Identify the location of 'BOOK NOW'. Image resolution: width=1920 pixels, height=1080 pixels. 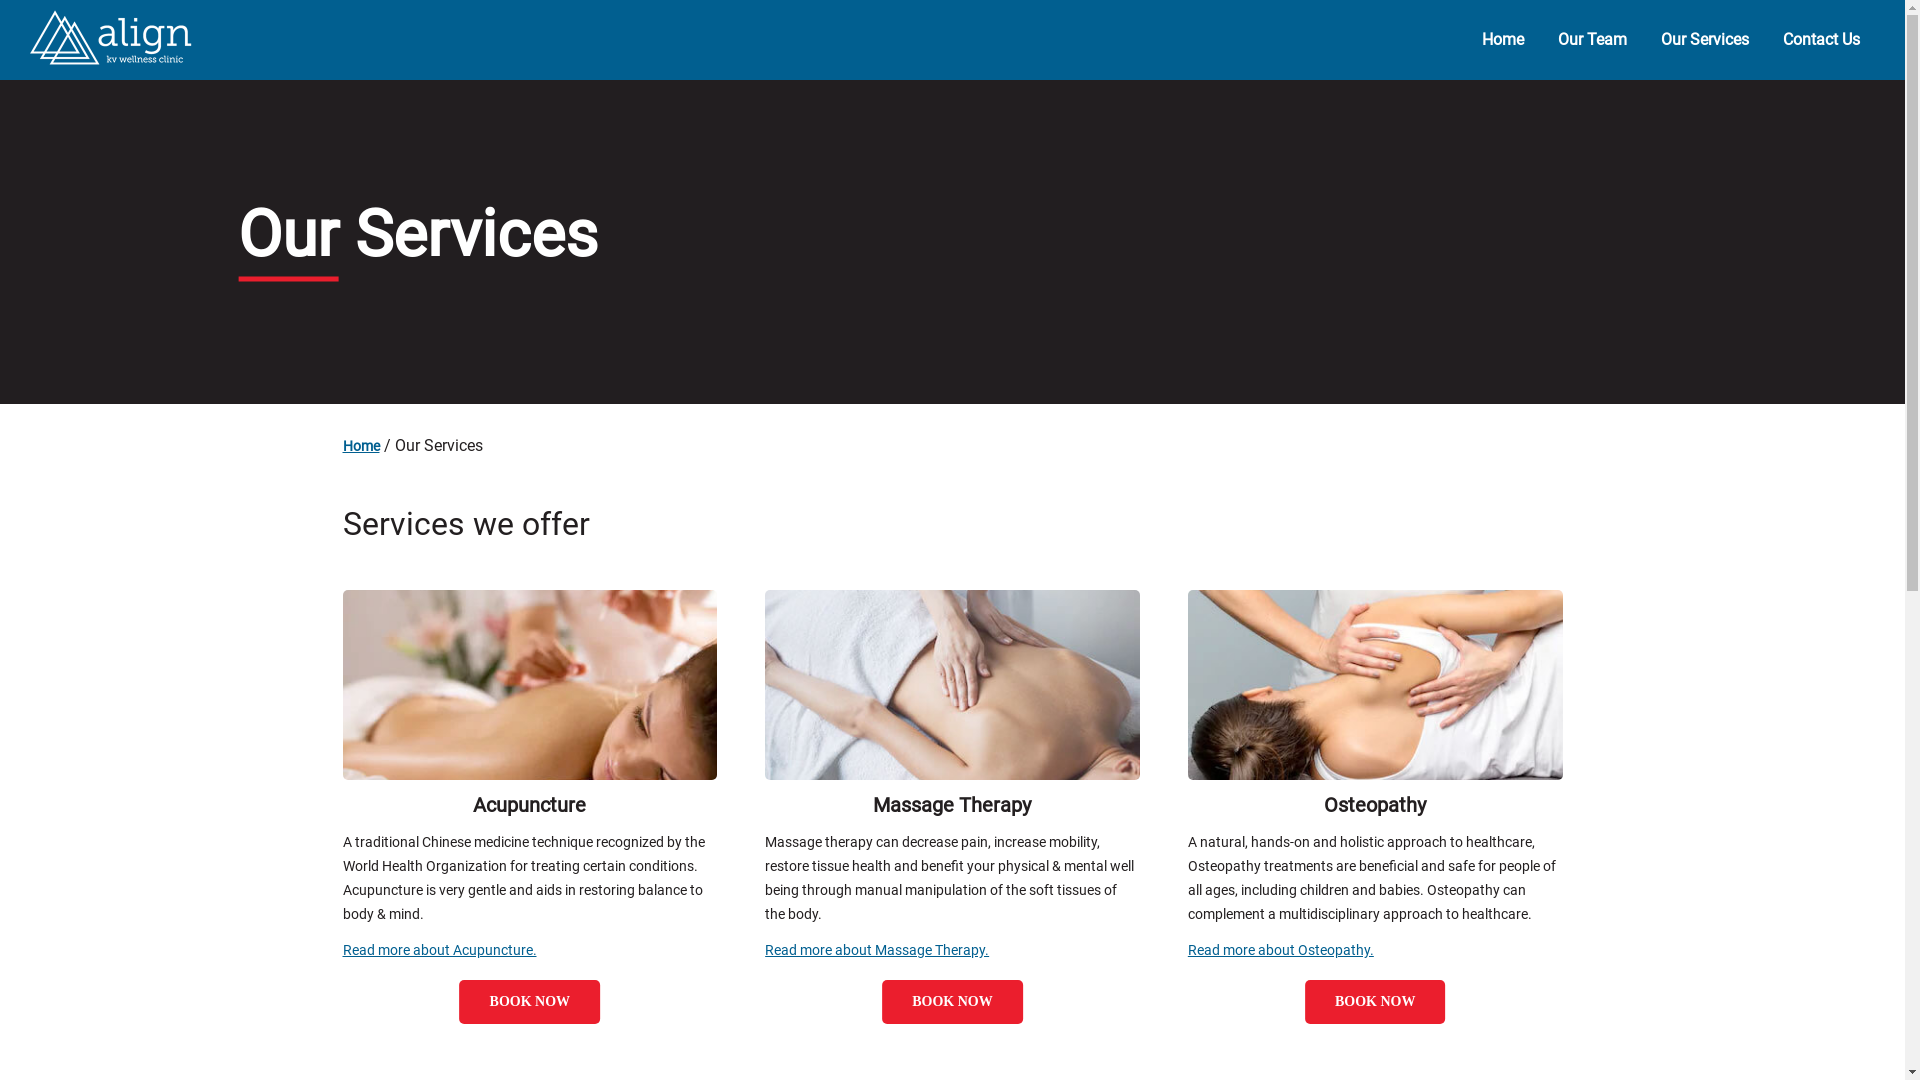
(530, 1002).